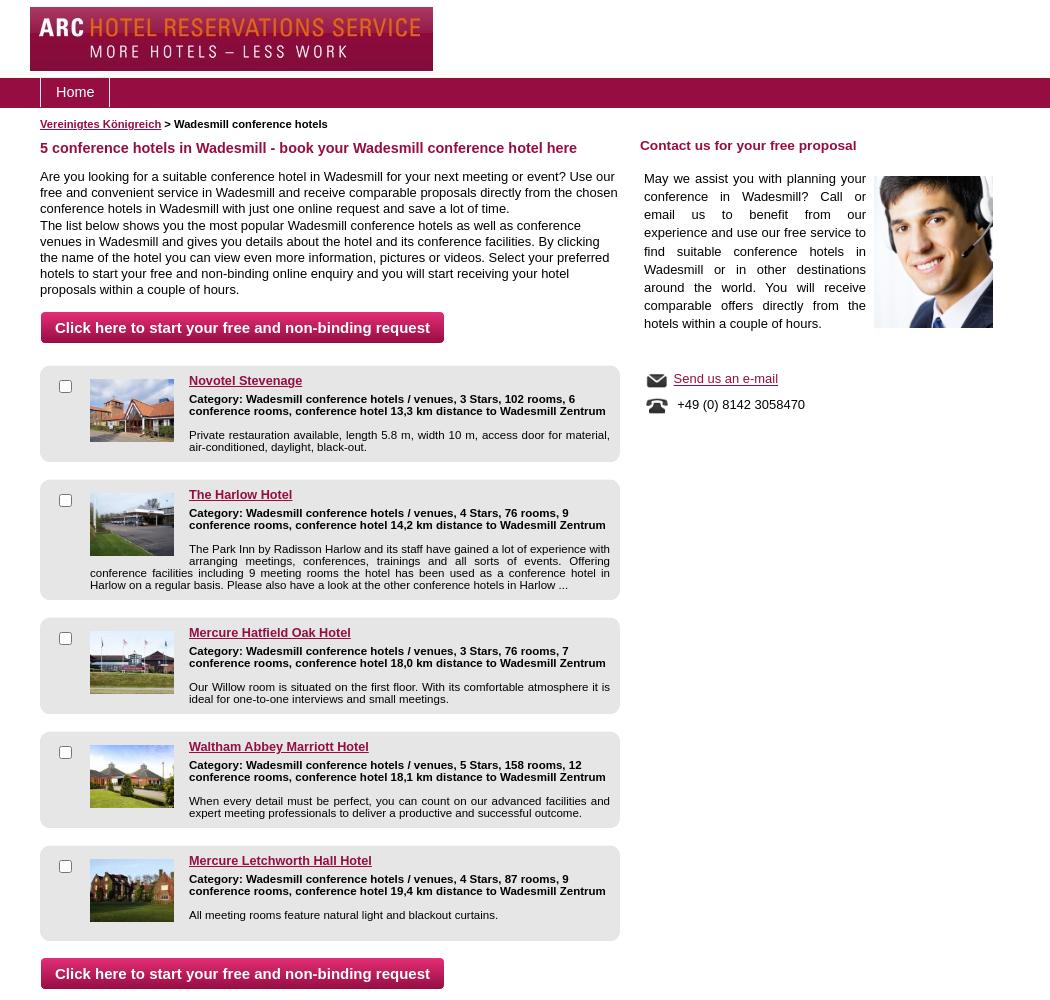 Image resolution: width=1050 pixels, height=1000 pixels. Describe the element at coordinates (244, 123) in the screenshot. I see `'> Wadesmill conference hotels'` at that location.